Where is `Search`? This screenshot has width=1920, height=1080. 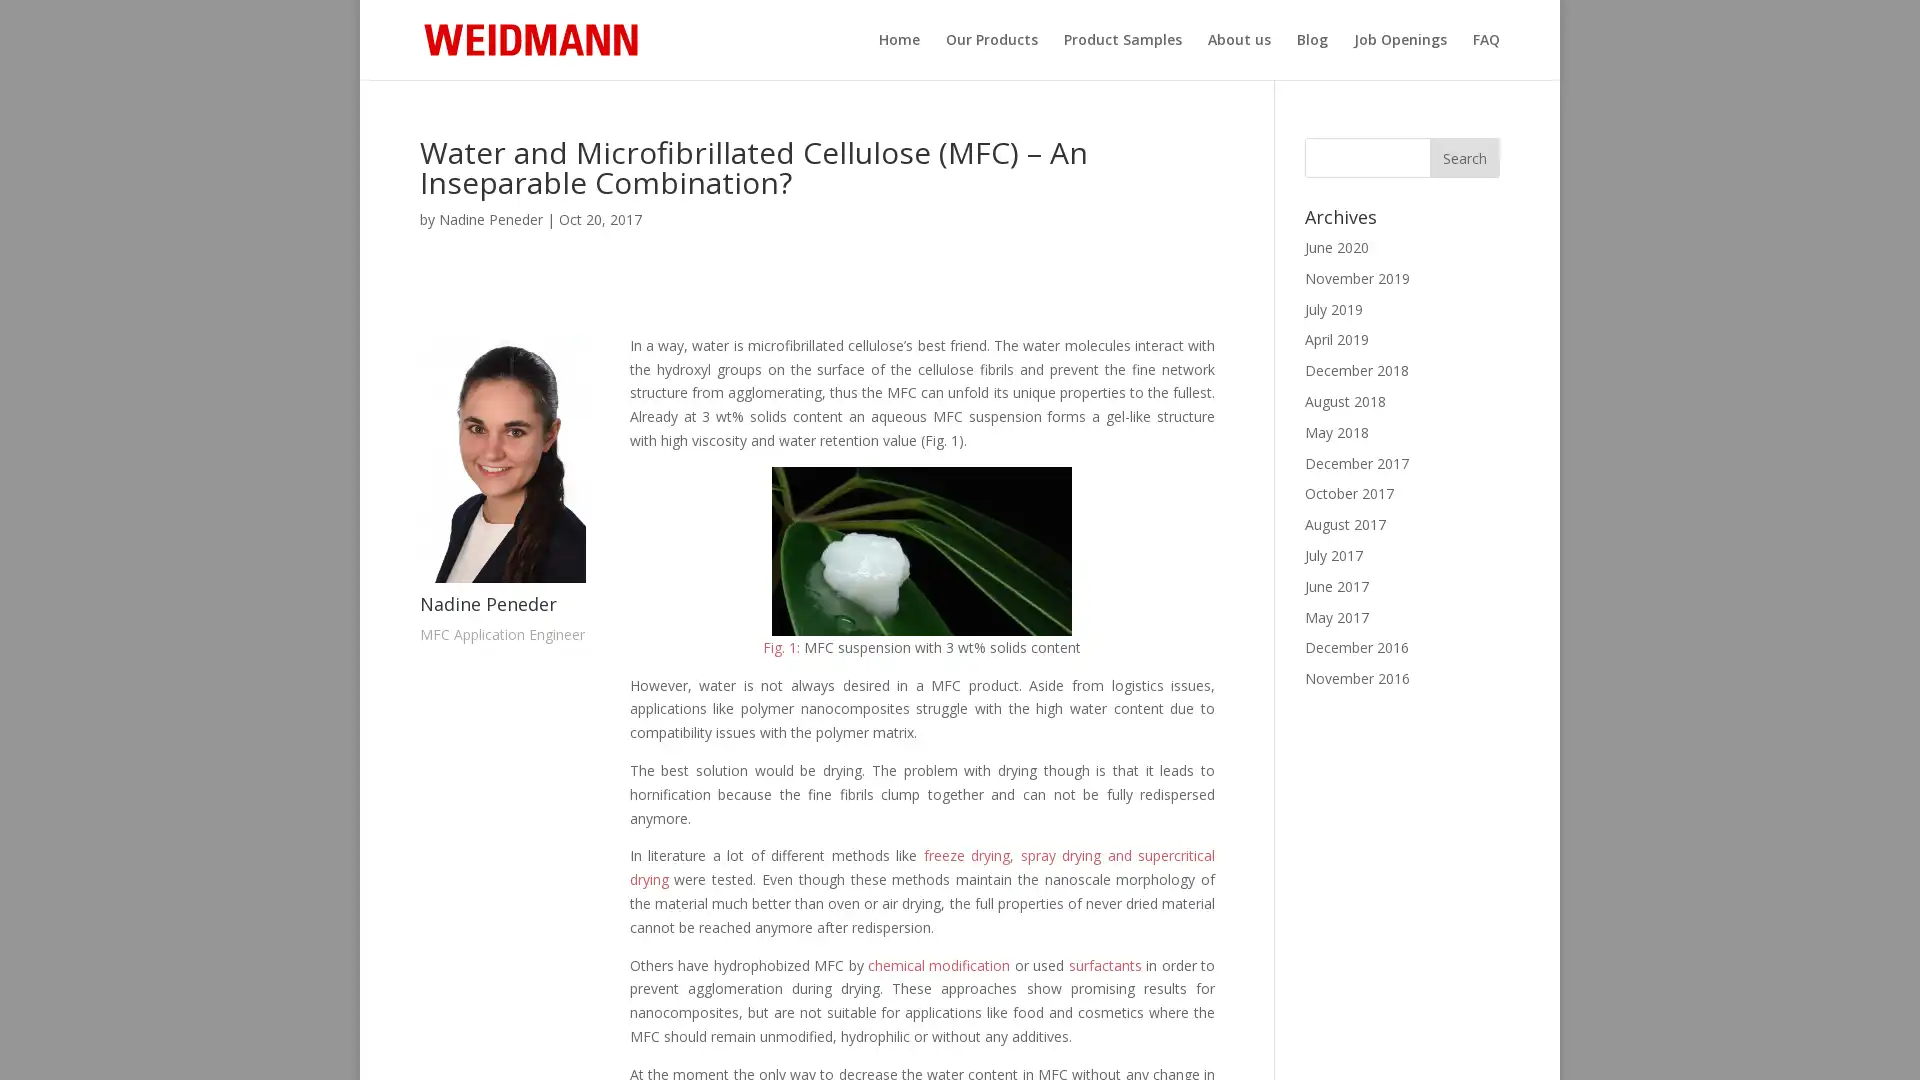
Search is located at coordinates (1464, 157).